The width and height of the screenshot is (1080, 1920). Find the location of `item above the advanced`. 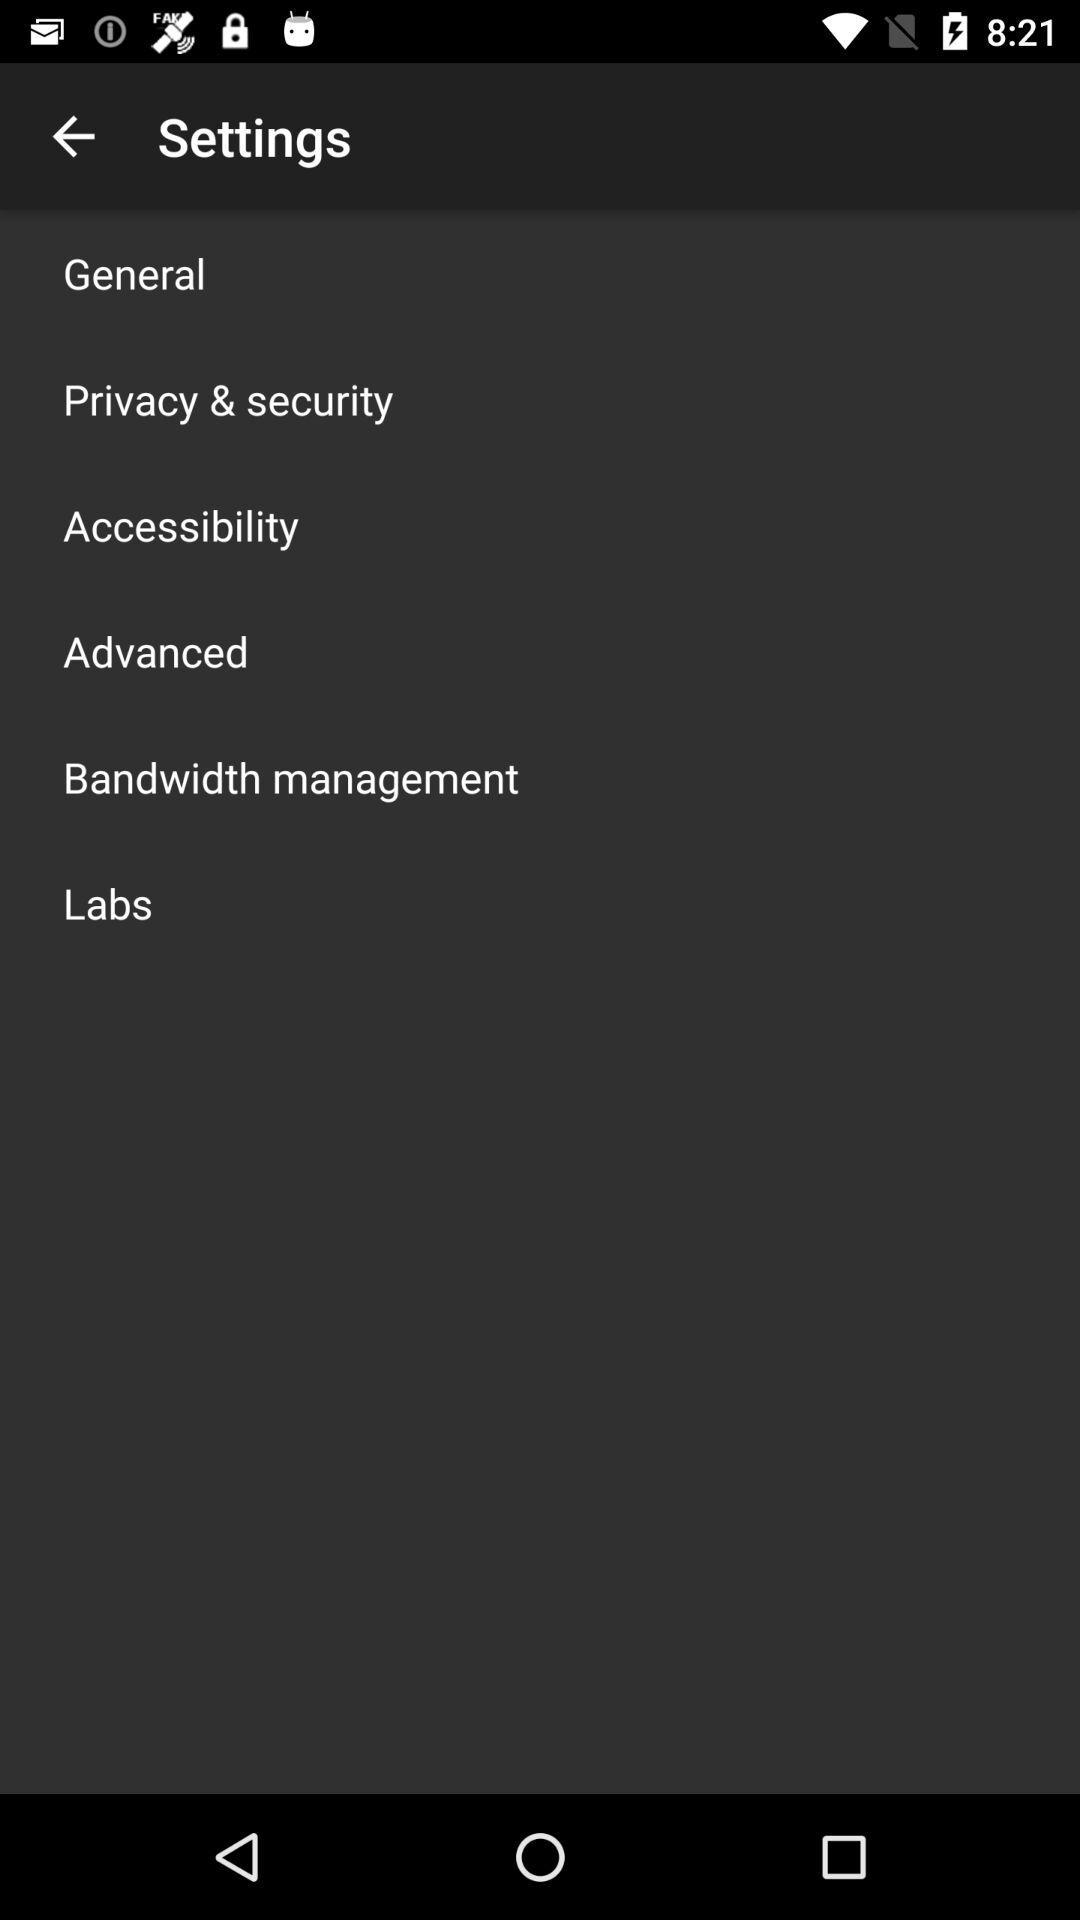

item above the advanced is located at coordinates (181, 524).